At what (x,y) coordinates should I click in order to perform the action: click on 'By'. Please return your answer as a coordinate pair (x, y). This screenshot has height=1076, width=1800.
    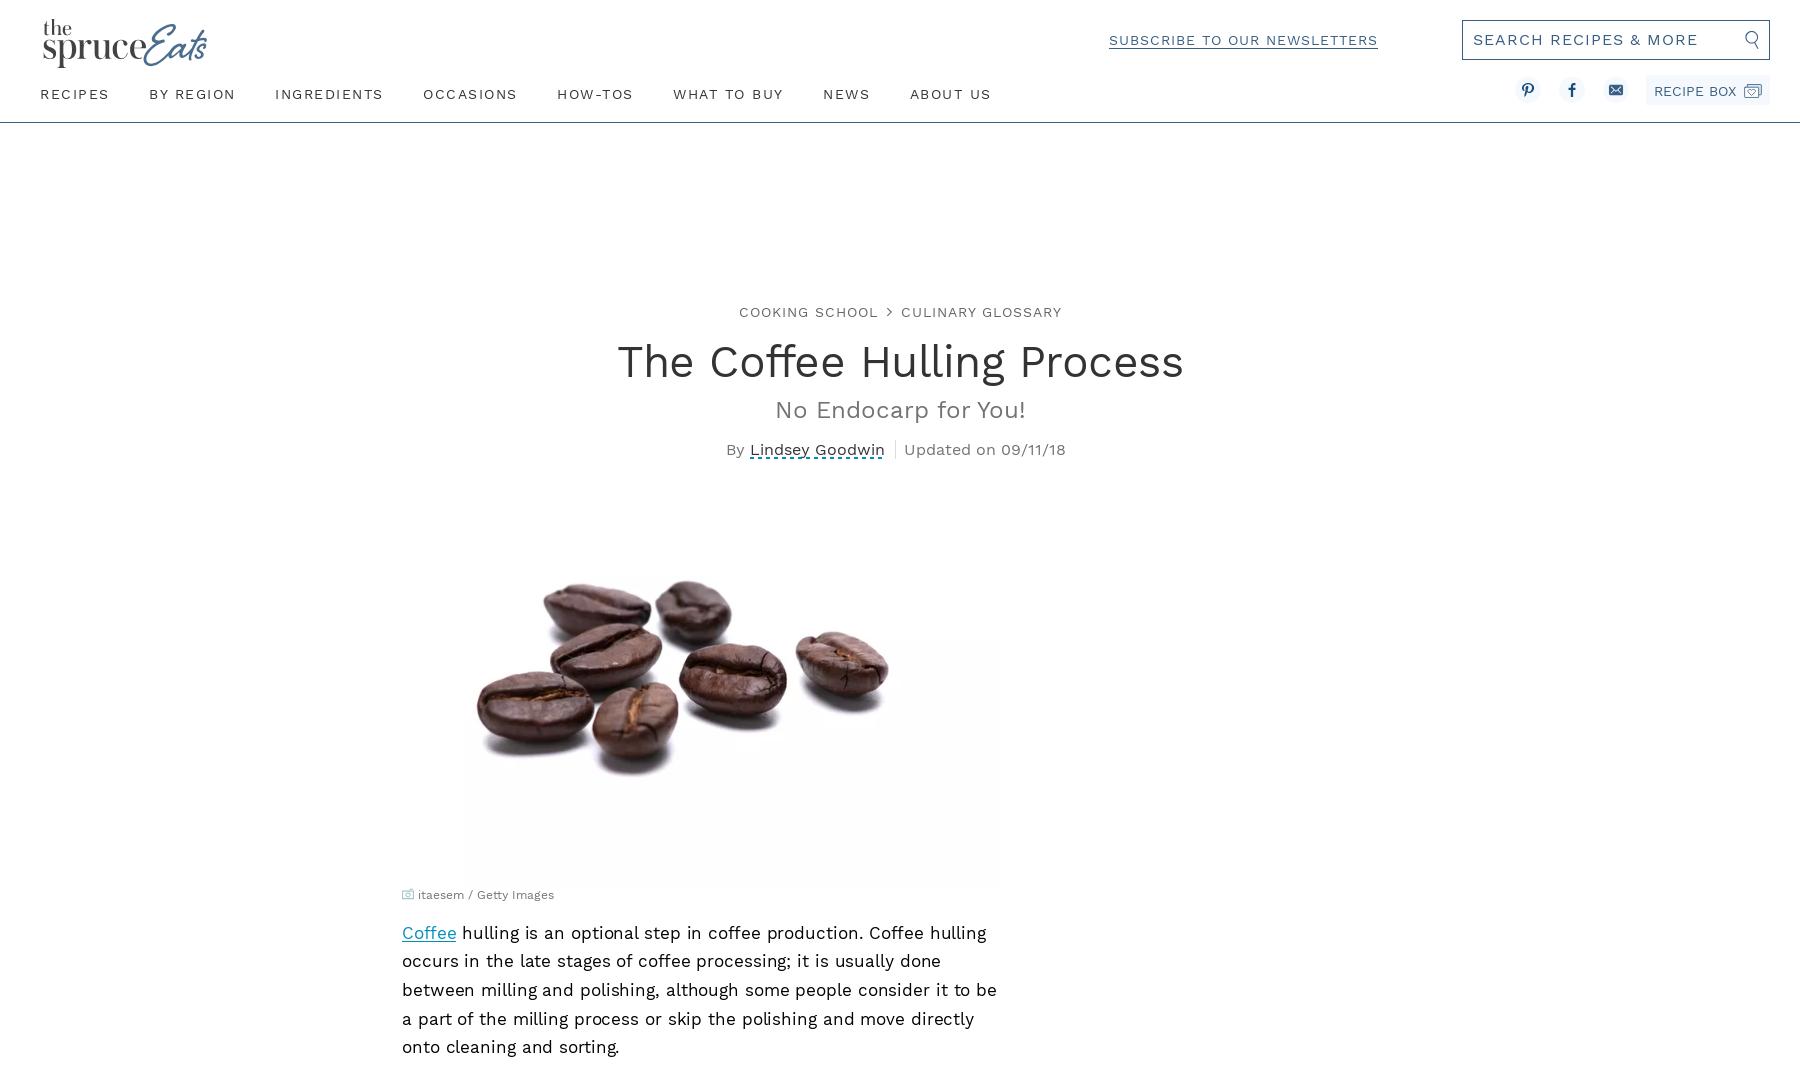
    Looking at the image, I should click on (734, 448).